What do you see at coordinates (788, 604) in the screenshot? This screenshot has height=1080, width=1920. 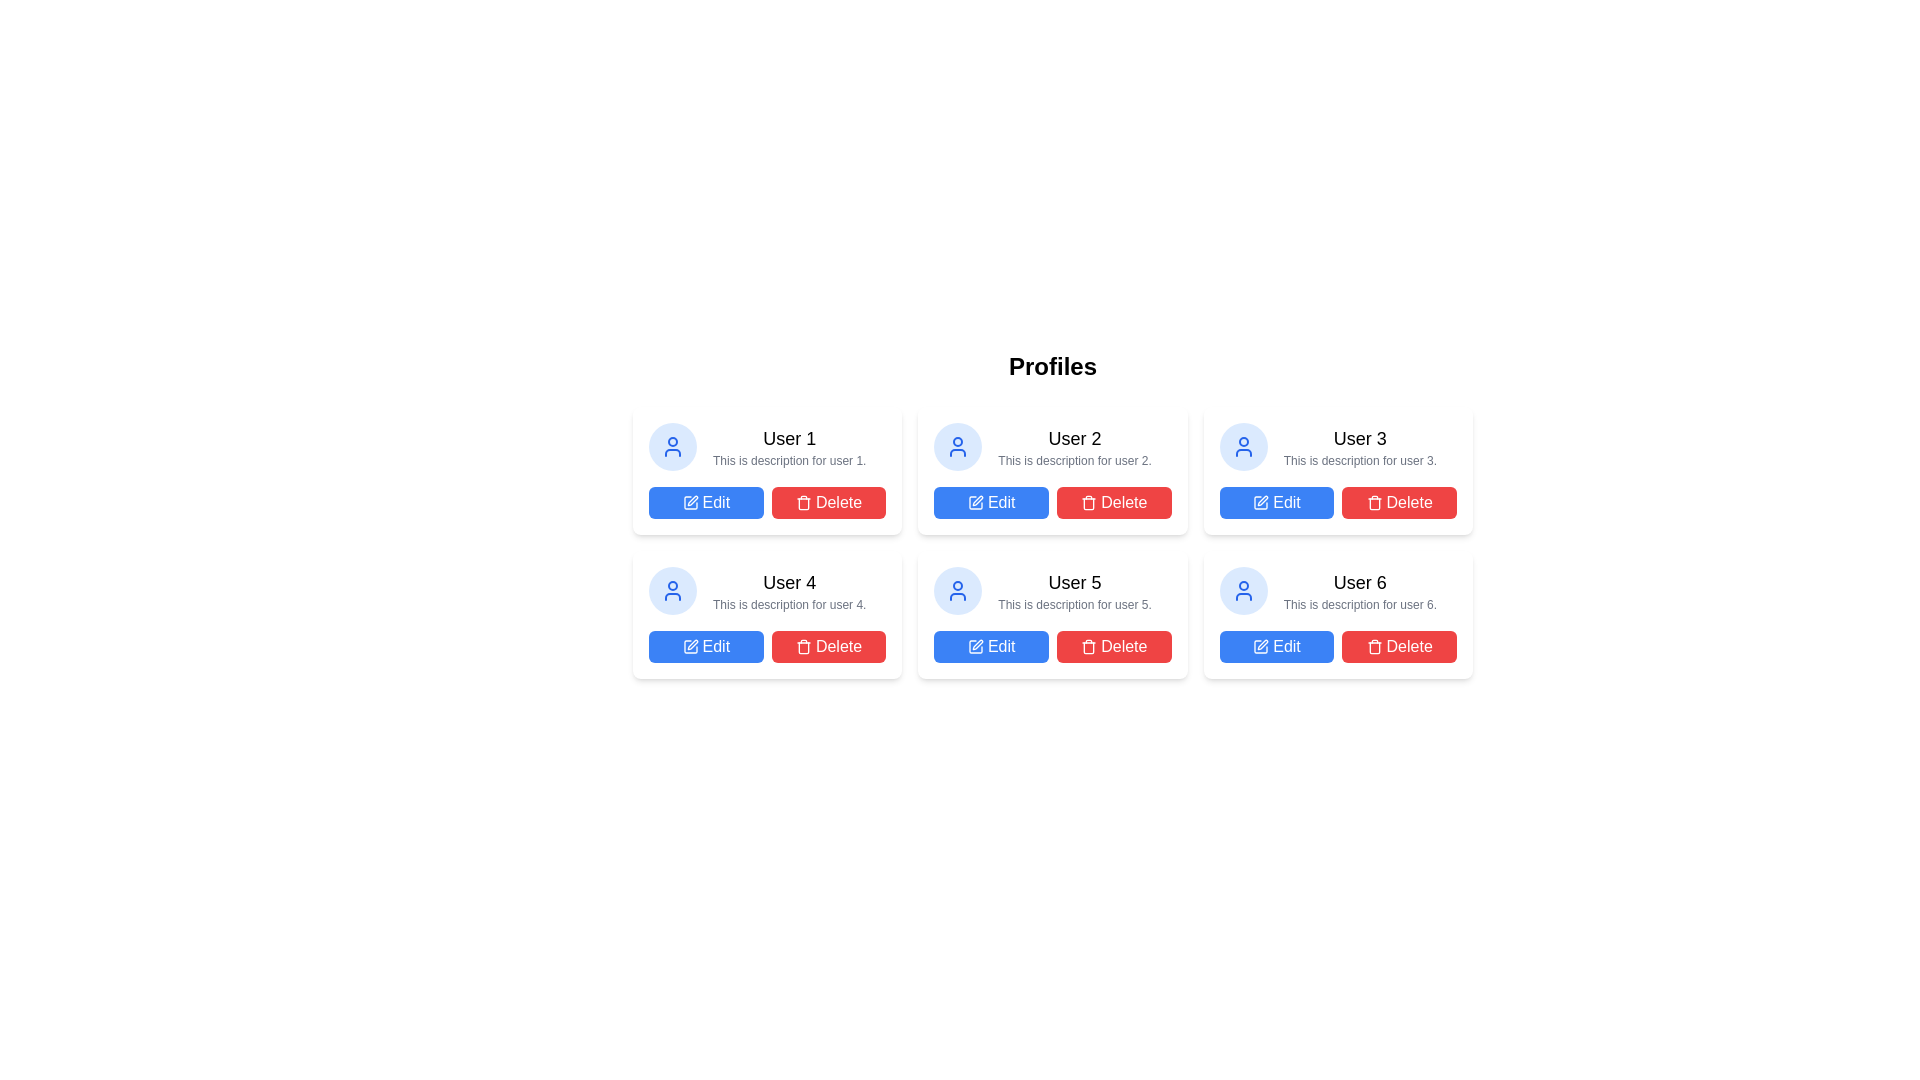 I see `the static text label displaying 'This is description for user 4.' located below the username 'User 4' within the profile card` at bounding box center [788, 604].